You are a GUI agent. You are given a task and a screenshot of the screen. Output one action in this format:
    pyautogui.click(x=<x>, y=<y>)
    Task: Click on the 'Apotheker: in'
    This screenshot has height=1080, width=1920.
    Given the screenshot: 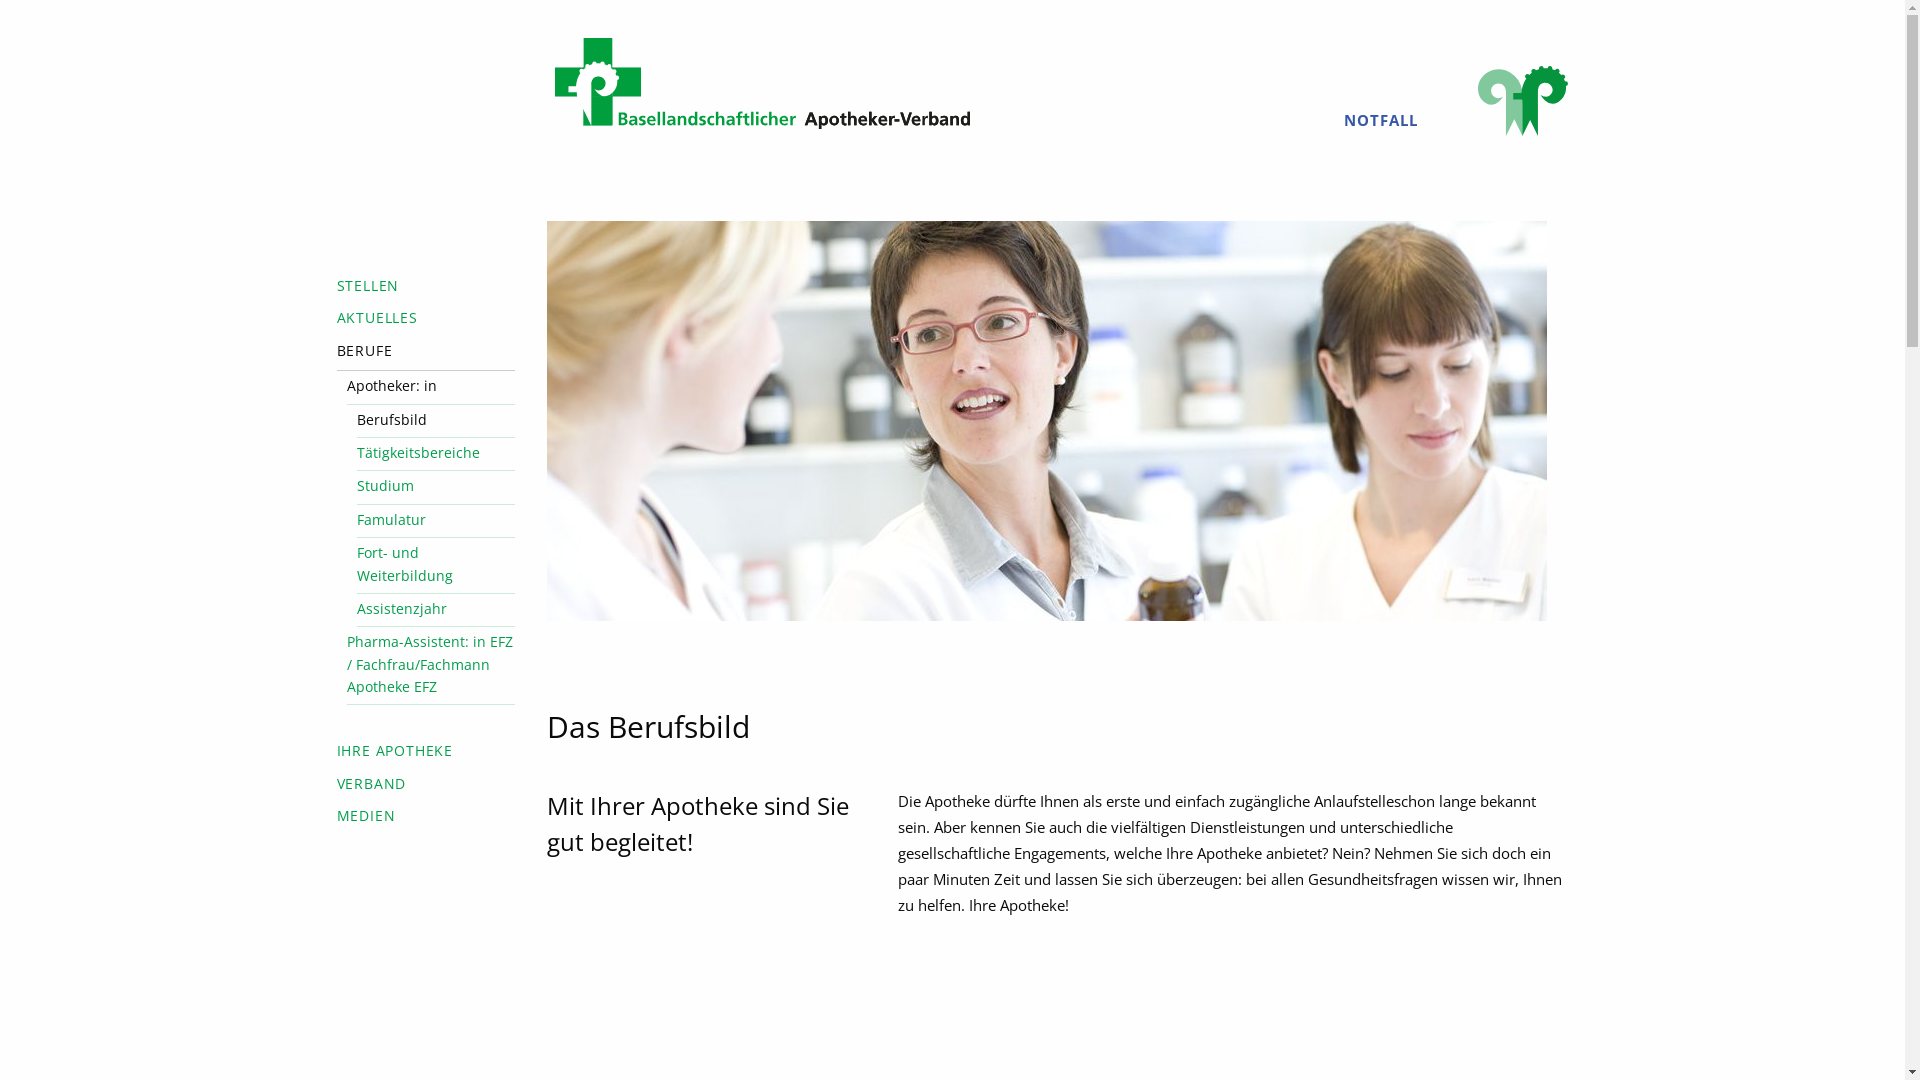 What is the action you would take?
    pyautogui.click(x=429, y=389)
    